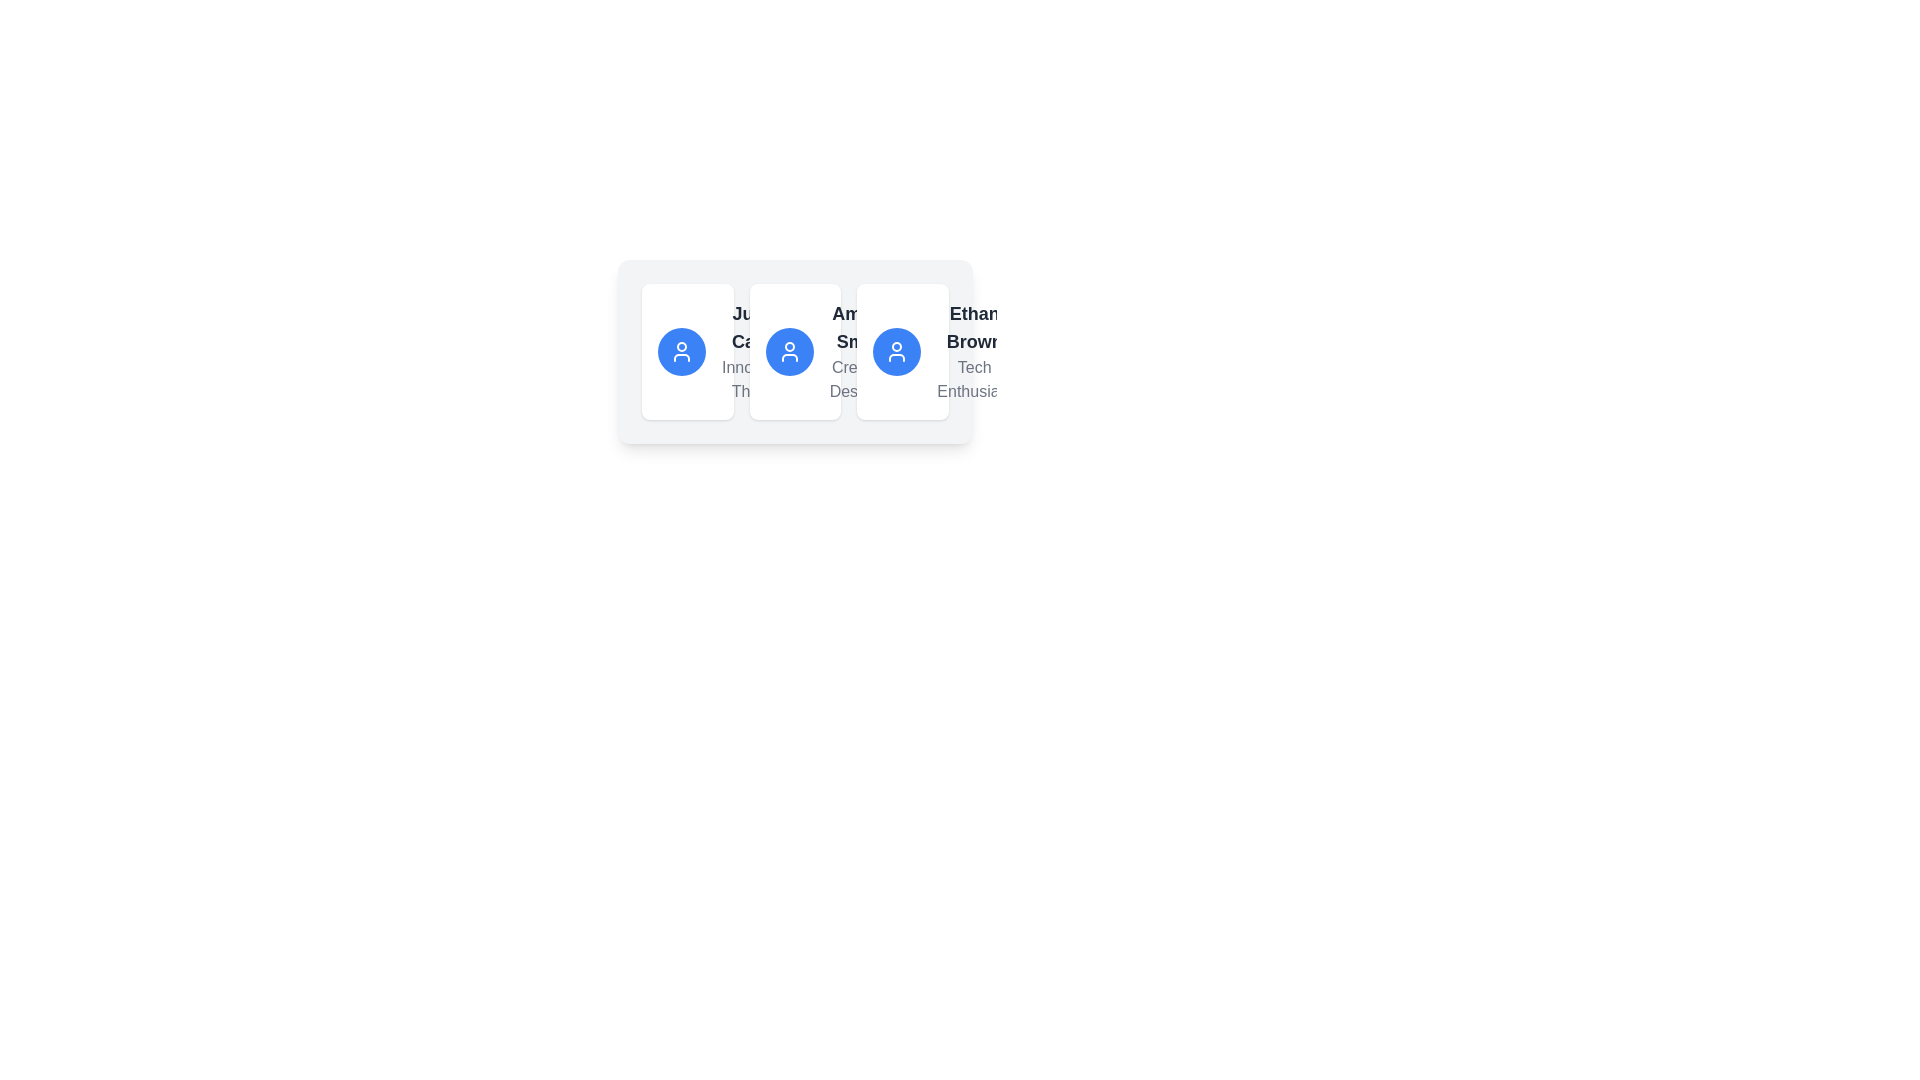 The height and width of the screenshot is (1080, 1920). What do you see at coordinates (861, 380) in the screenshot?
I see `the text label displaying the professional role of 'Amelia Smith', located in the lower half of the card-style layout beneath her name` at bounding box center [861, 380].